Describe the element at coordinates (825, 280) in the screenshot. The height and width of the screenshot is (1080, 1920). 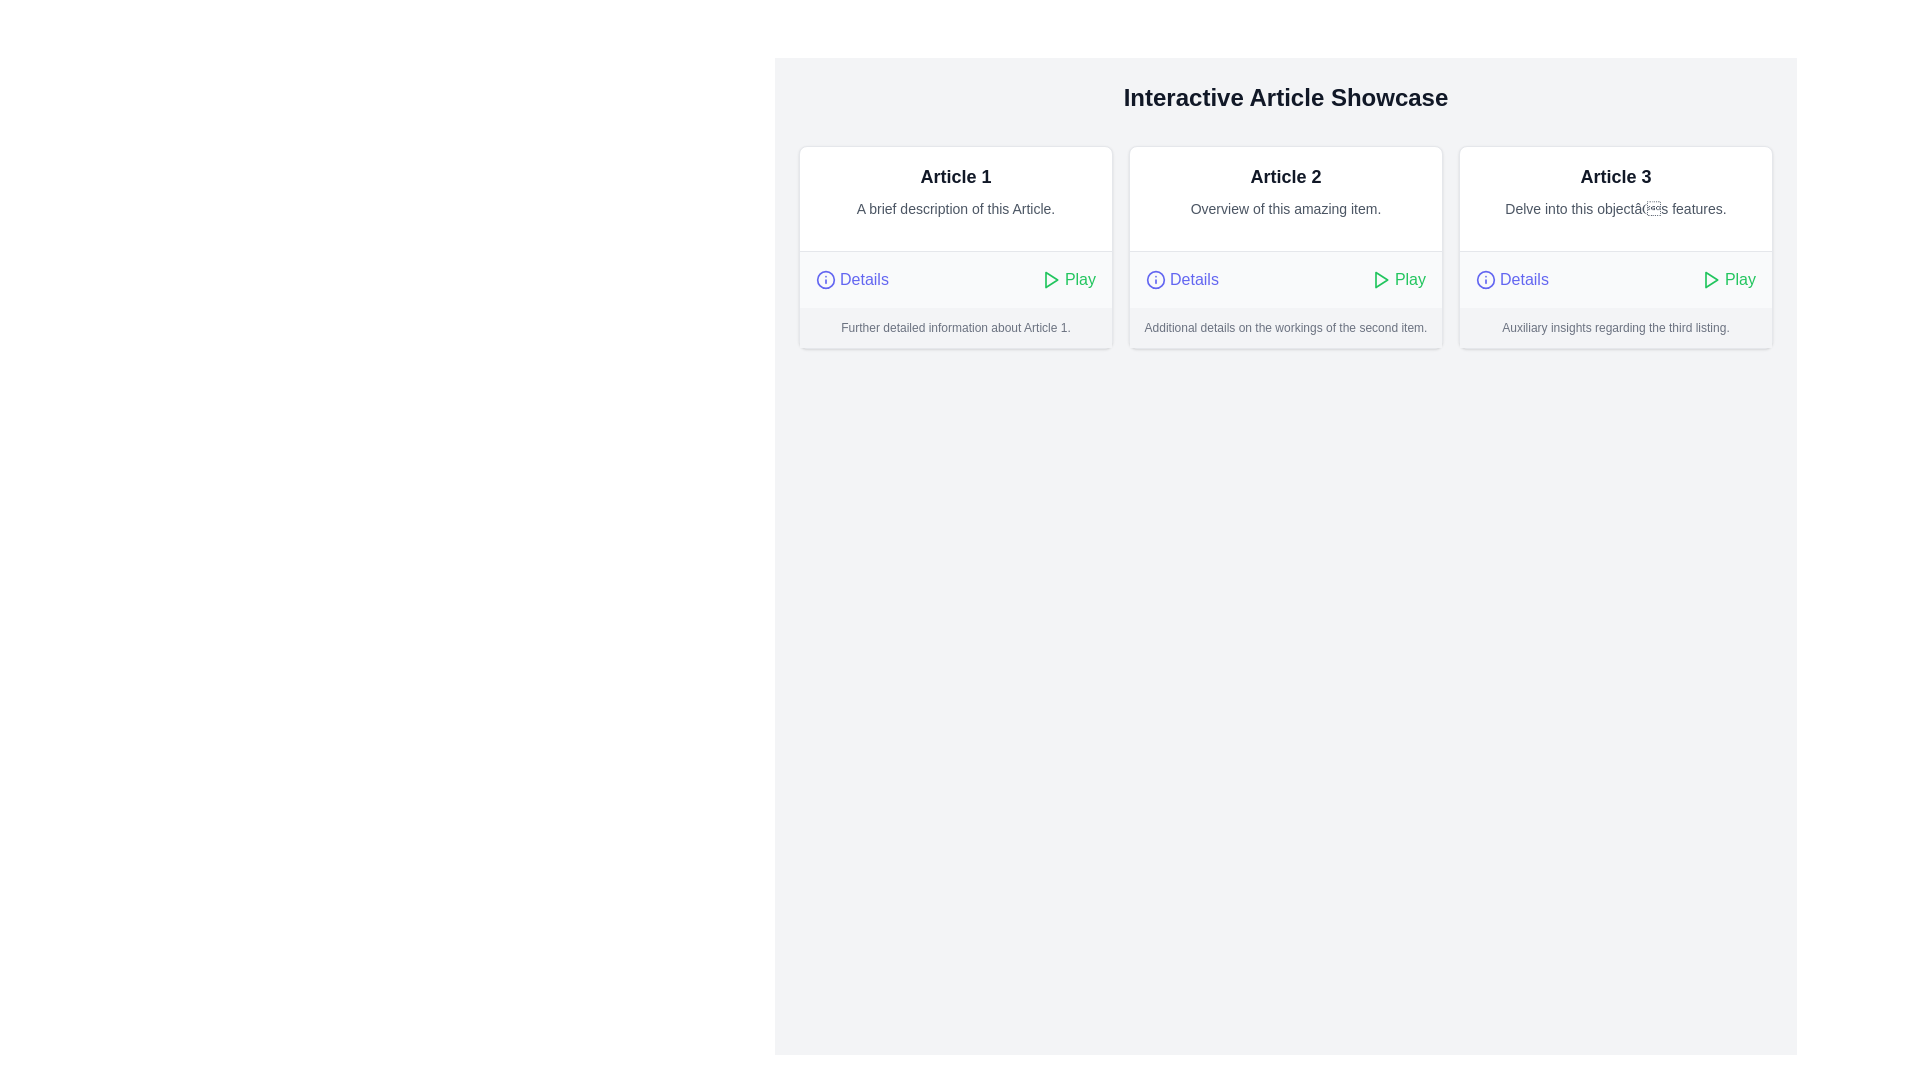
I see `the stroke-only circle element which is part of the SVG graphic representing an information symbol, located directly above the 'Details' link in the middle card of a 3-card layout` at that location.